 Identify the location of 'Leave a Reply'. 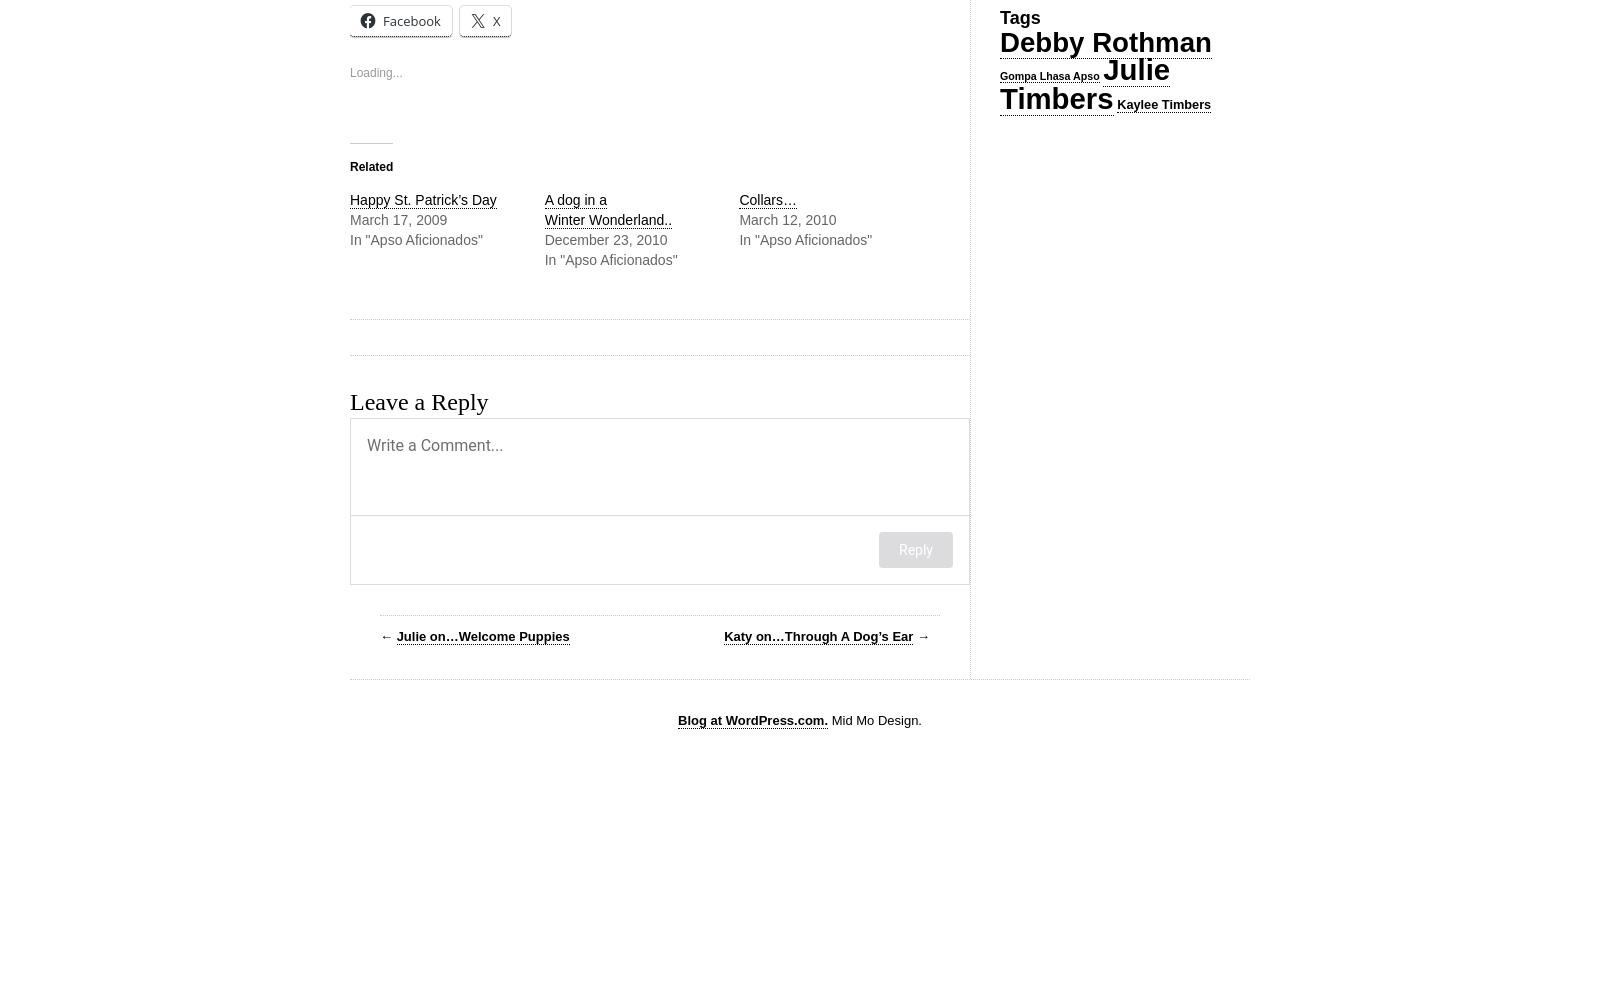
(418, 402).